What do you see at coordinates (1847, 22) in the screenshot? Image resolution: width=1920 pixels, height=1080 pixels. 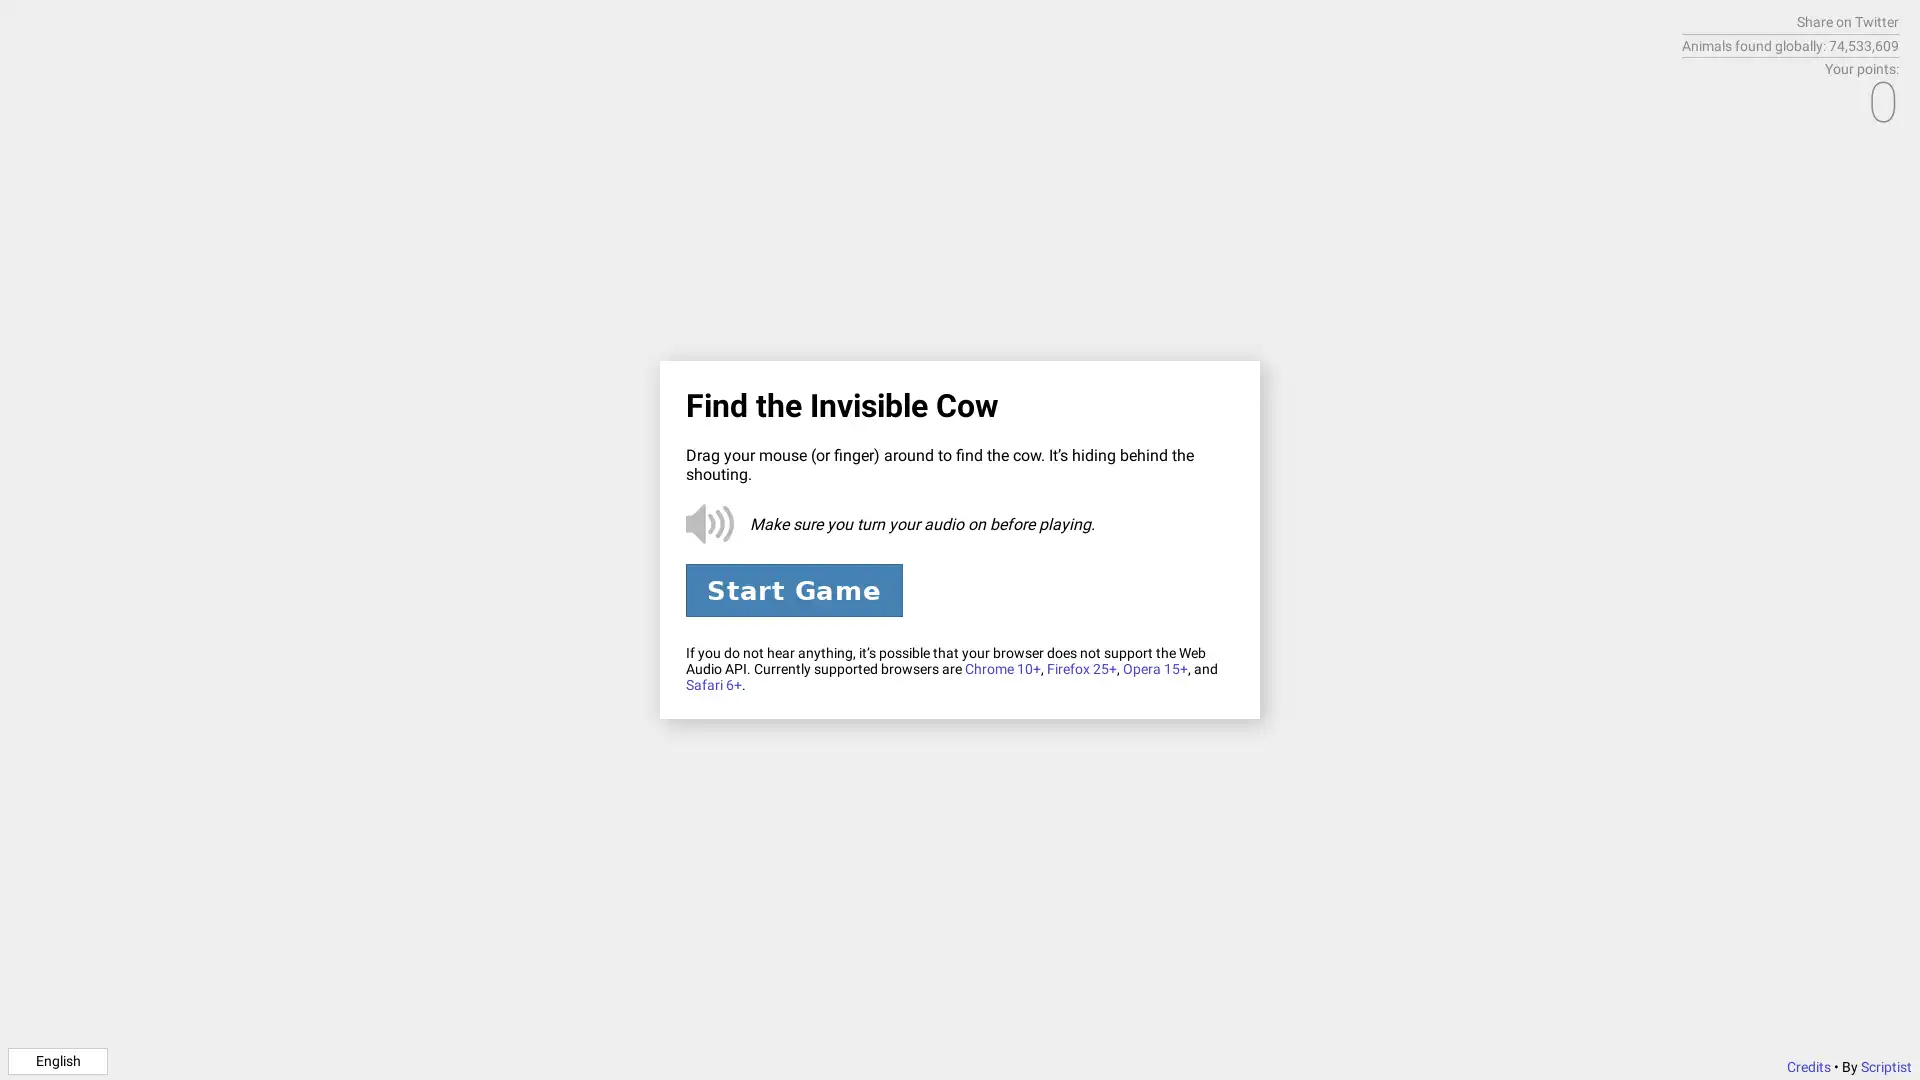 I see `Share on Twitter` at bounding box center [1847, 22].